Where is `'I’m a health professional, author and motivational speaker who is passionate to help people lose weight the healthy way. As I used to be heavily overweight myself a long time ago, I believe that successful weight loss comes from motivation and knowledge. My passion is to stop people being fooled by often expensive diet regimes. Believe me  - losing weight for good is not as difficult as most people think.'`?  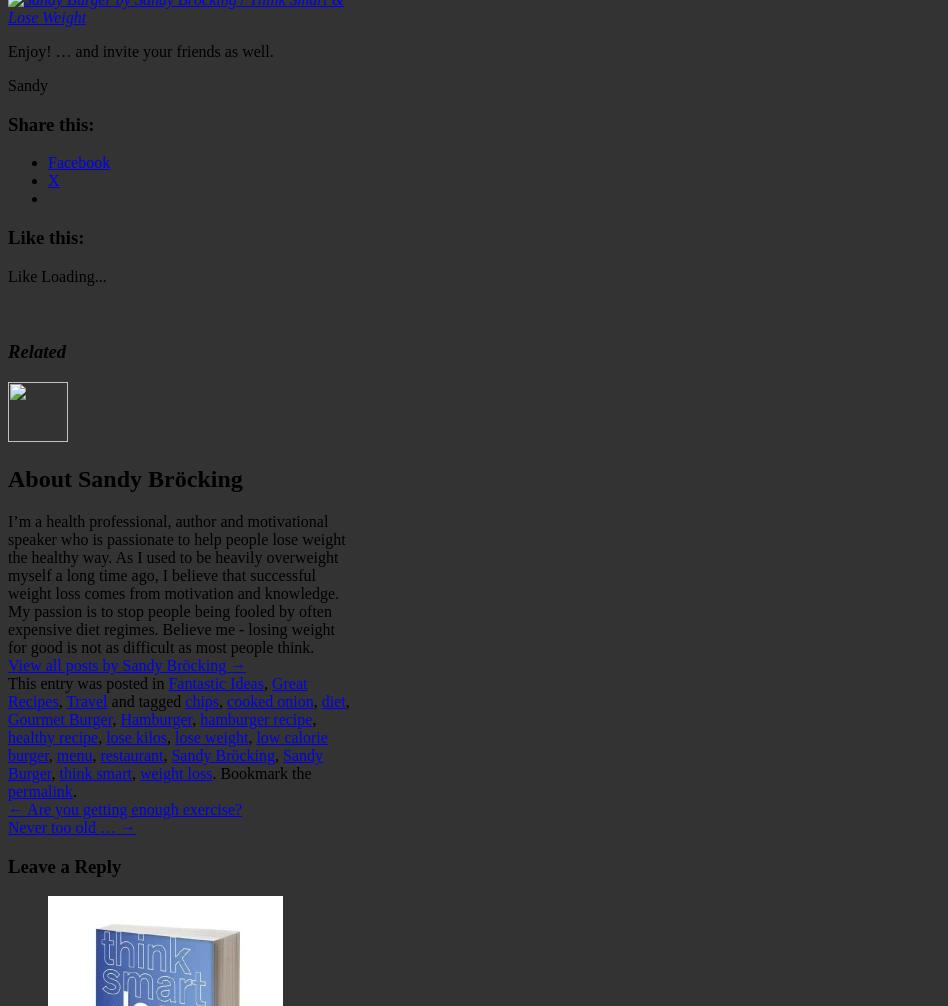
'I’m a health professional, author and motivational speaker who is passionate to help people lose weight the healthy way. As I used to be heavily overweight myself a long time ago, I believe that successful weight loss comes from motivation and knowledge. My passion is to stop people being fooled by often expensive diet regimes. Believe me  - losing weight for good is not as difficult as most people think.' is located at coordinates (175, 583).